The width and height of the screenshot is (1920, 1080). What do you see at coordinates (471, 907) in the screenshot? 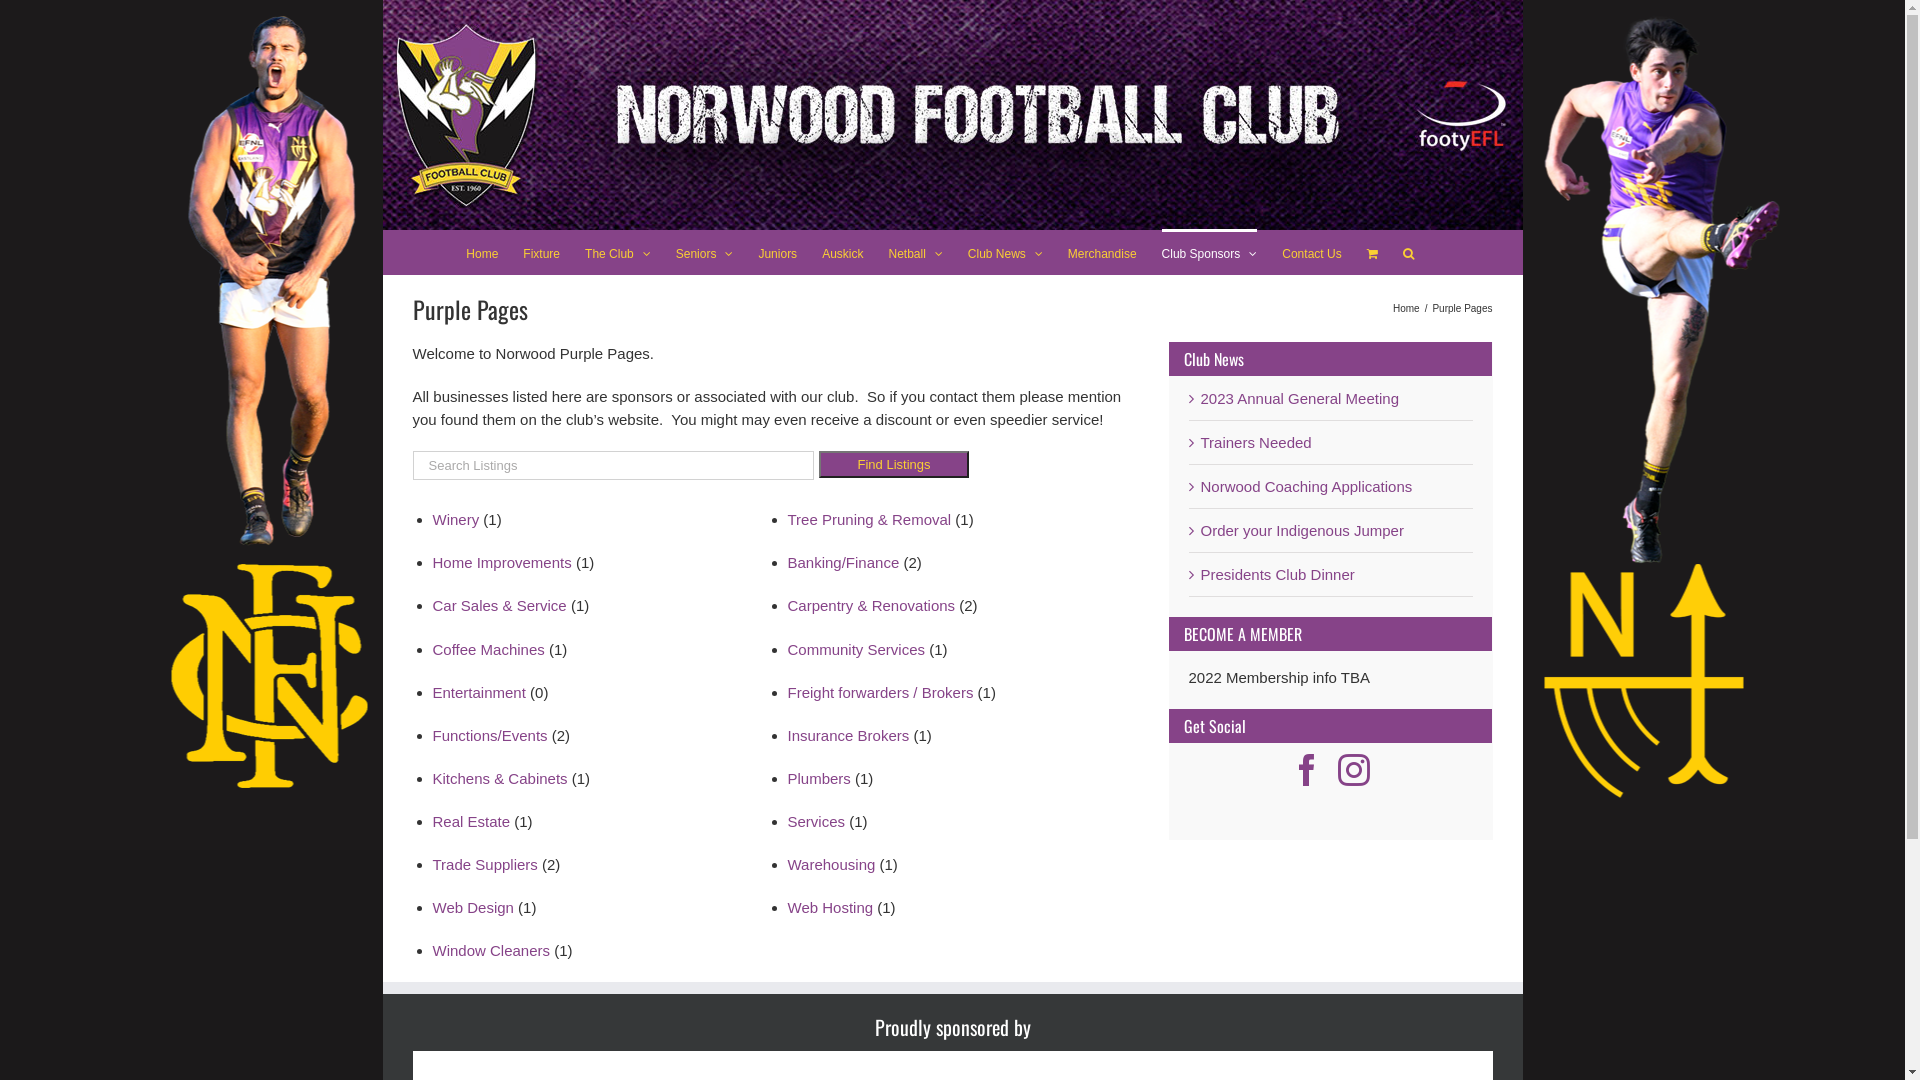
I see `'Web Design'` at bounding box center [471, 907].